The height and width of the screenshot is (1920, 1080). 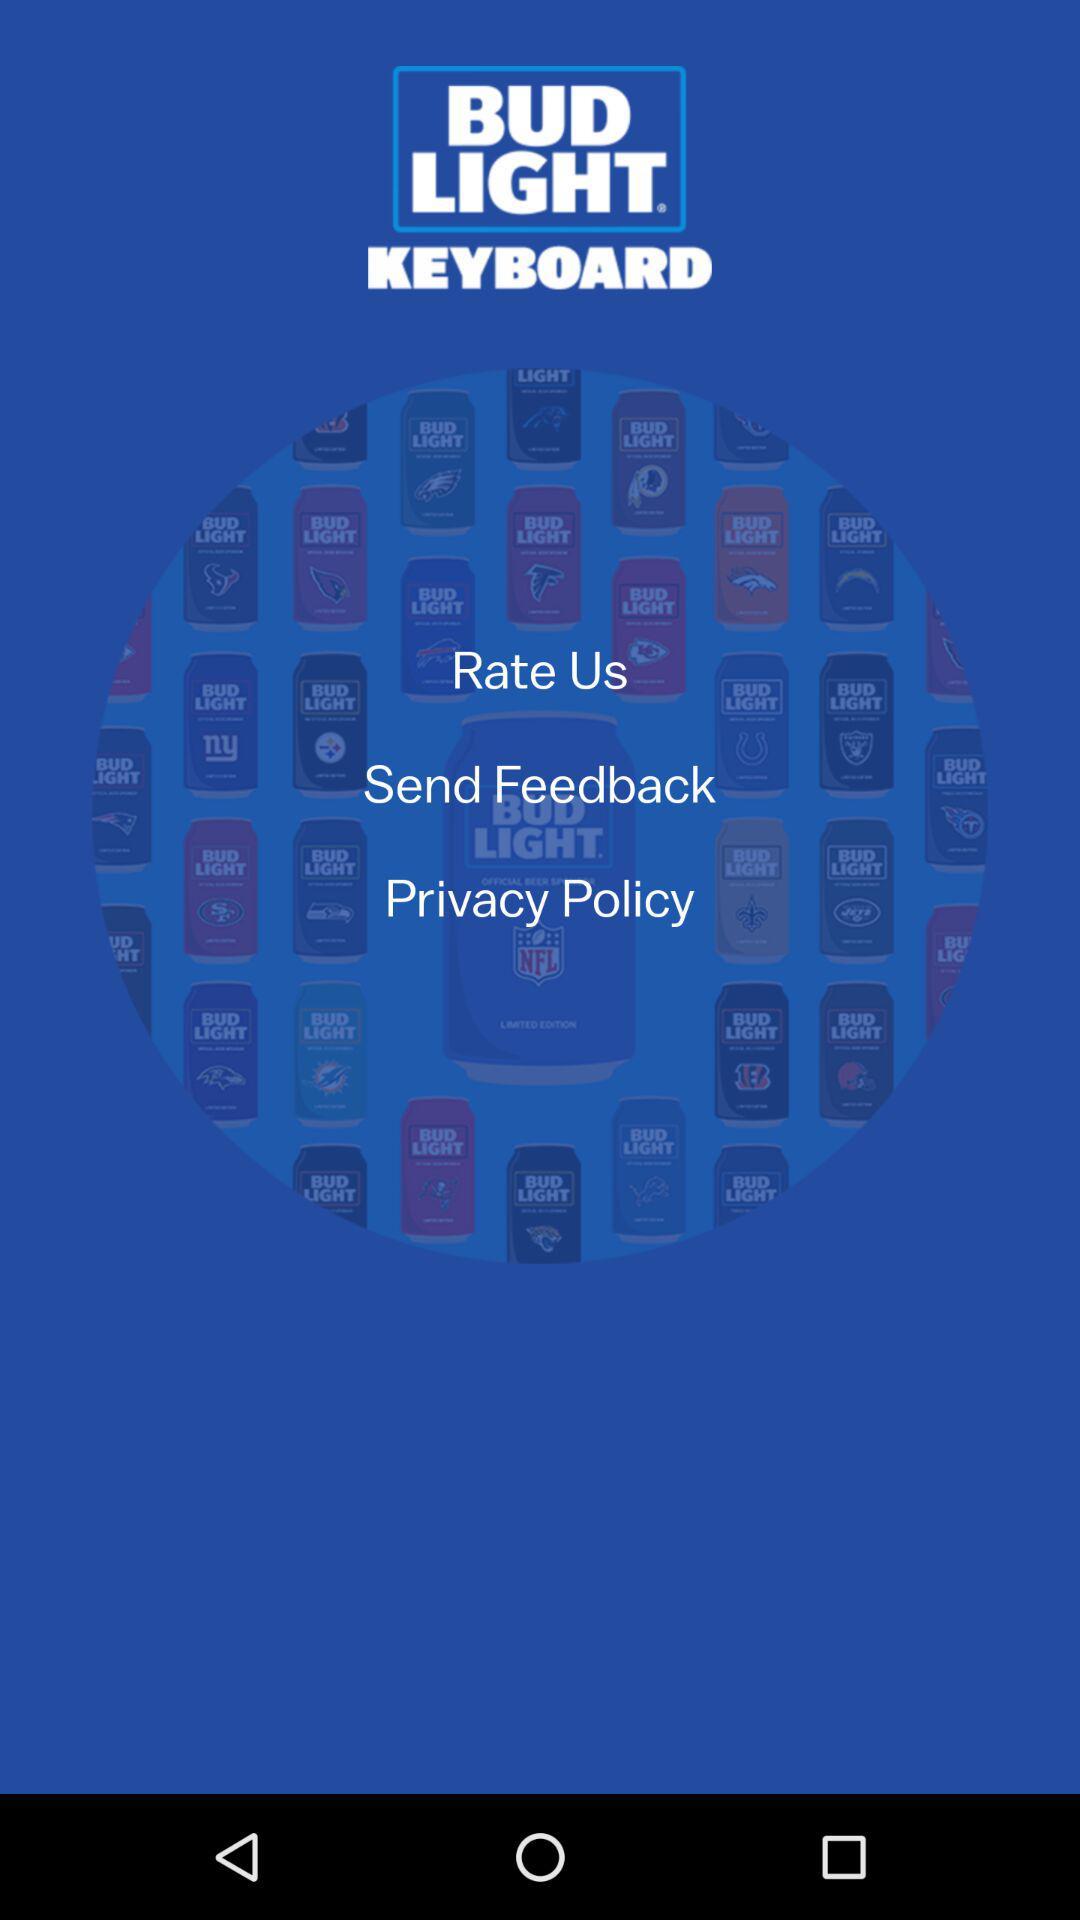 I want to click on the icon below the send feedback item, so click(x=540, y=896).